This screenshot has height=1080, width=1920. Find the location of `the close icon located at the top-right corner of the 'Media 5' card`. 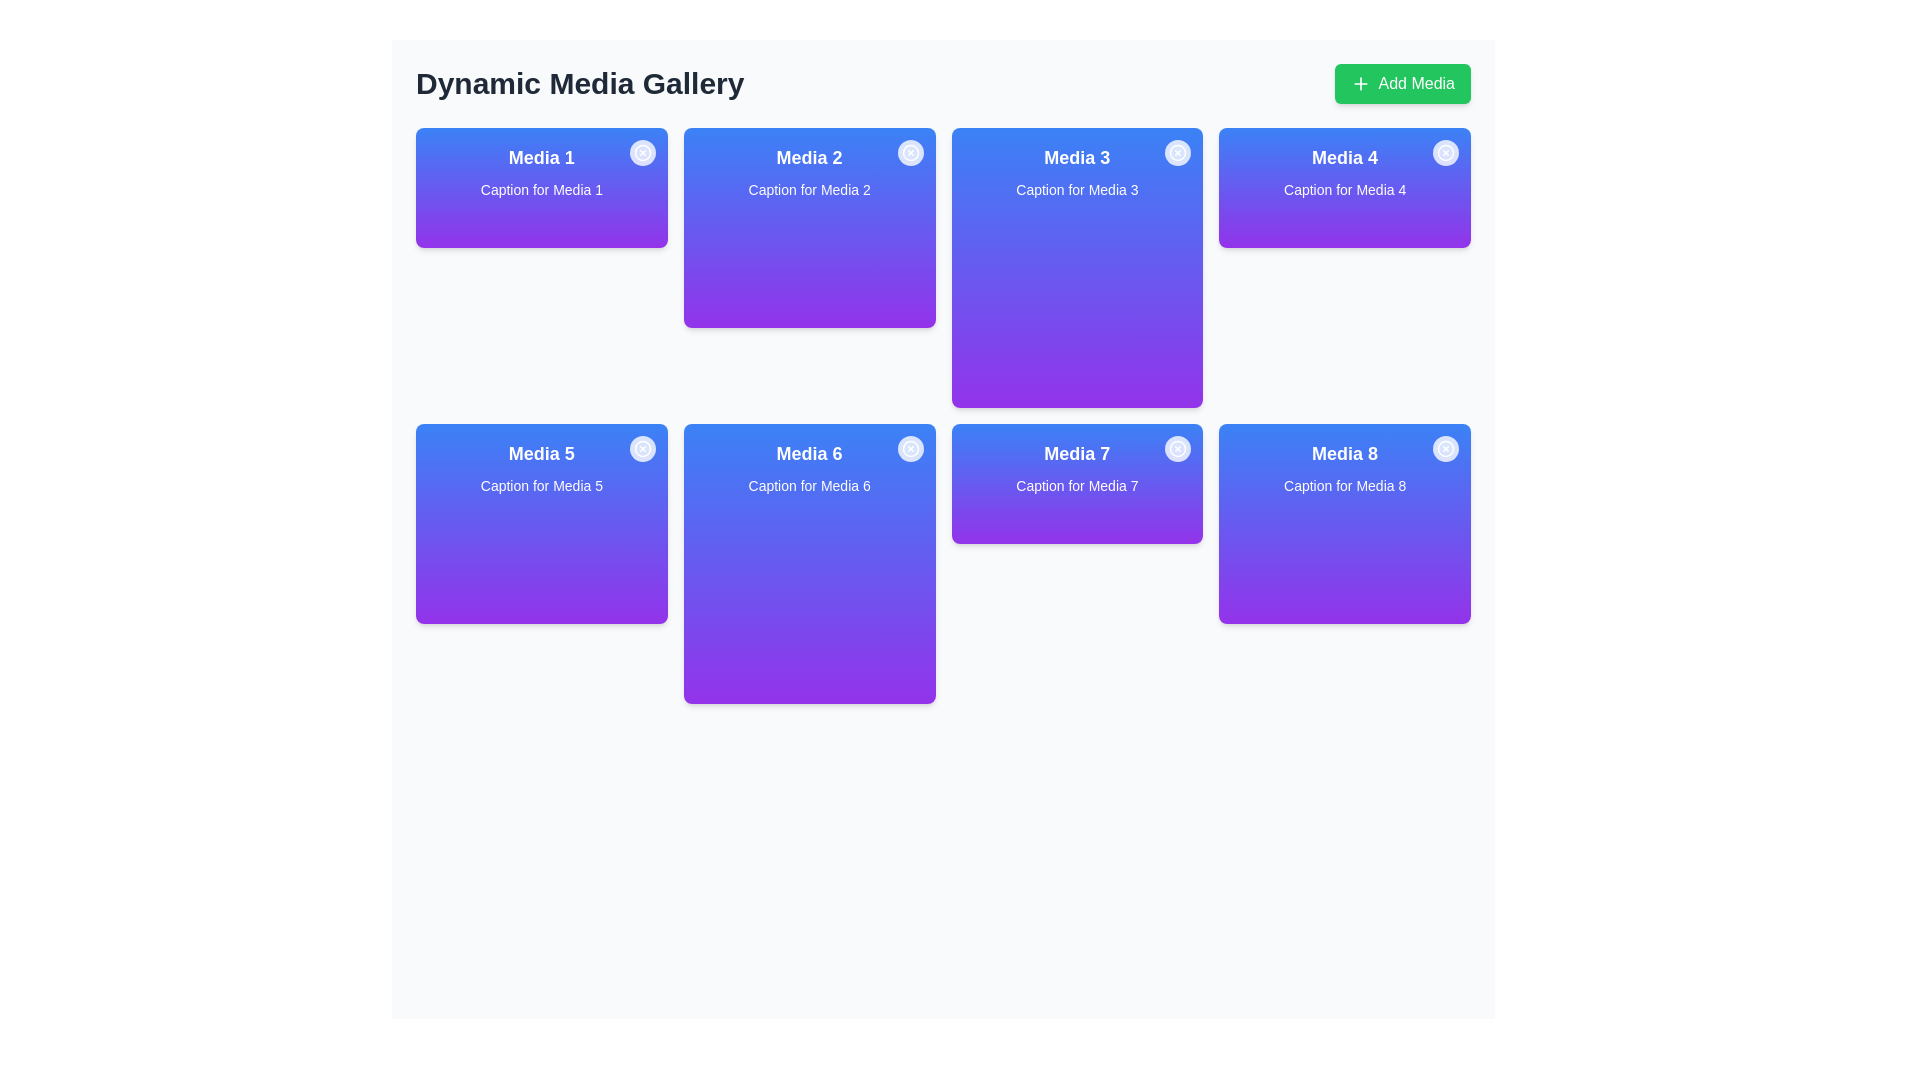

the close icon located at the top-right corner of the 'Media 5' card is located at coordinates (642, 447).